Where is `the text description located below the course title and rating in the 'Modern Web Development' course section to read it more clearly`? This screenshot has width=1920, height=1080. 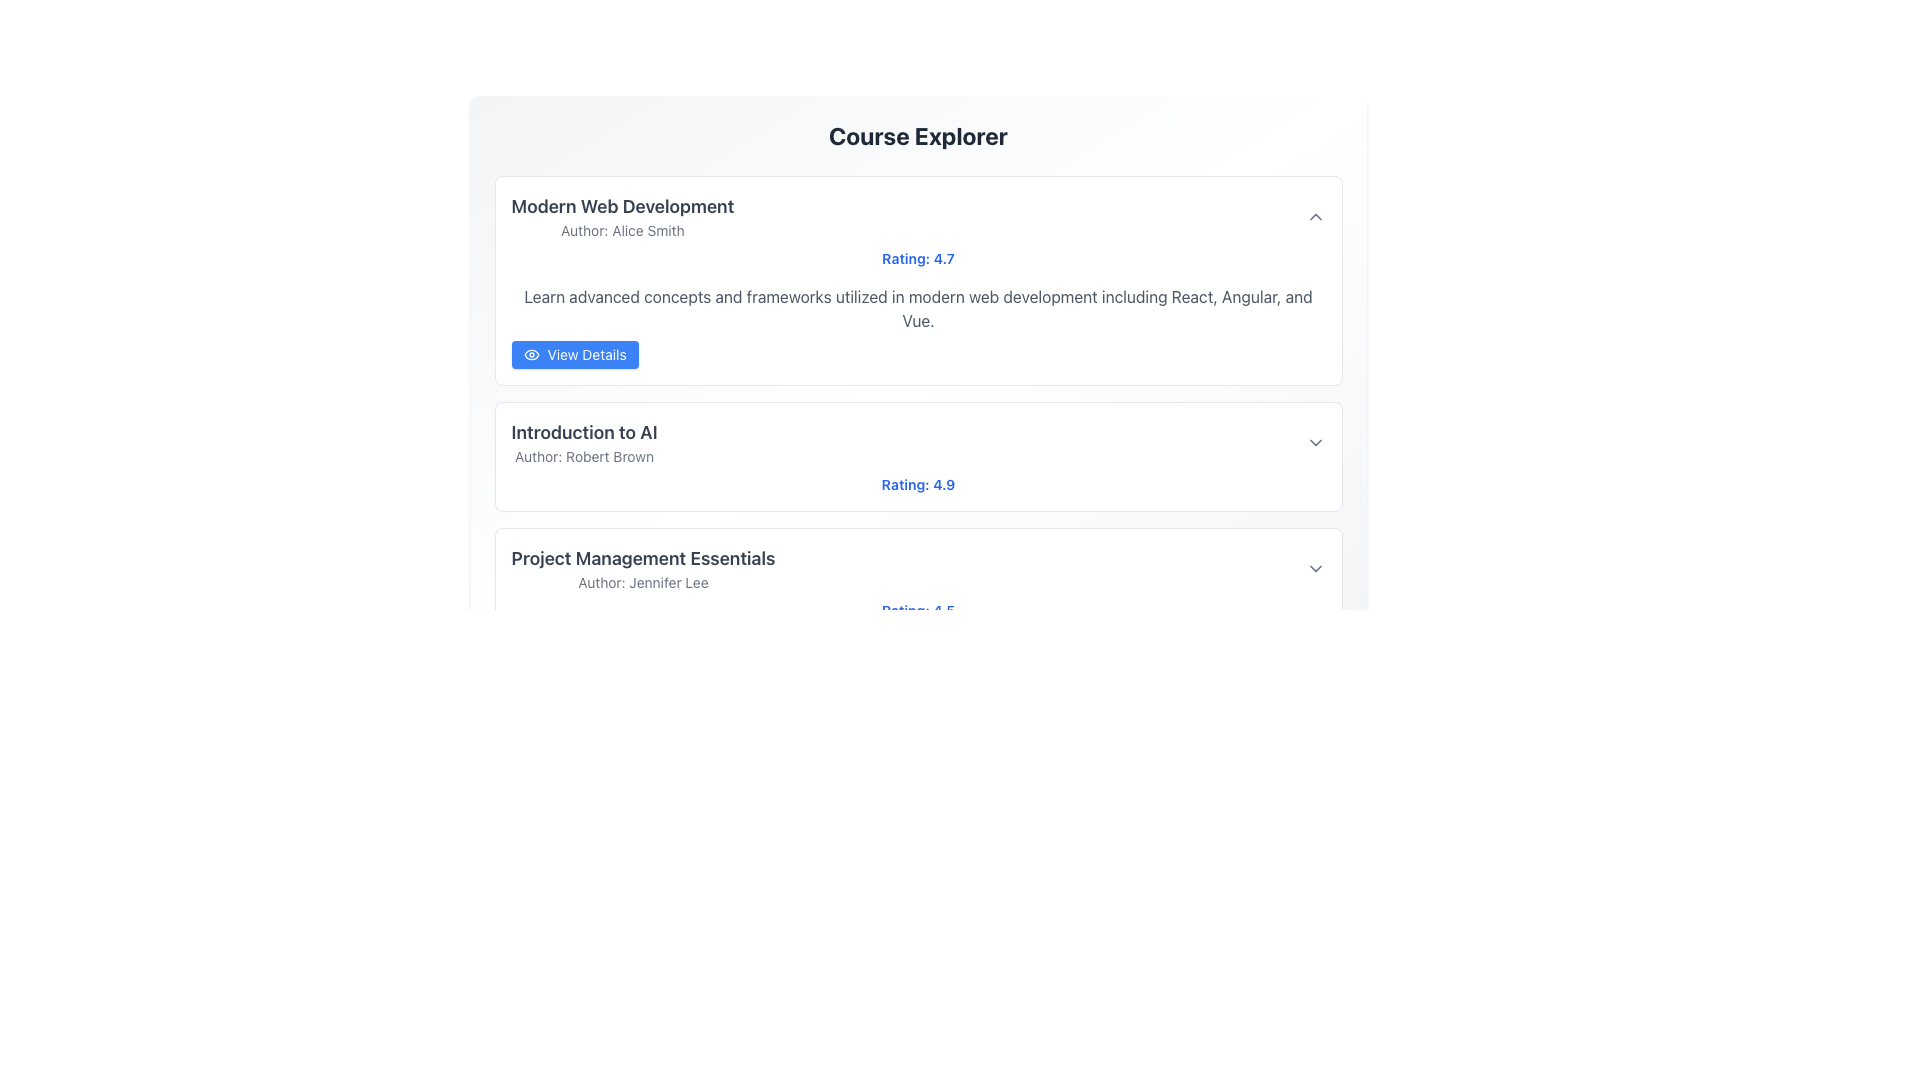
the text description located below the course title and rating in the 'Modern Web Development' course section to read it more clearly is located at coordinates (917, 326).